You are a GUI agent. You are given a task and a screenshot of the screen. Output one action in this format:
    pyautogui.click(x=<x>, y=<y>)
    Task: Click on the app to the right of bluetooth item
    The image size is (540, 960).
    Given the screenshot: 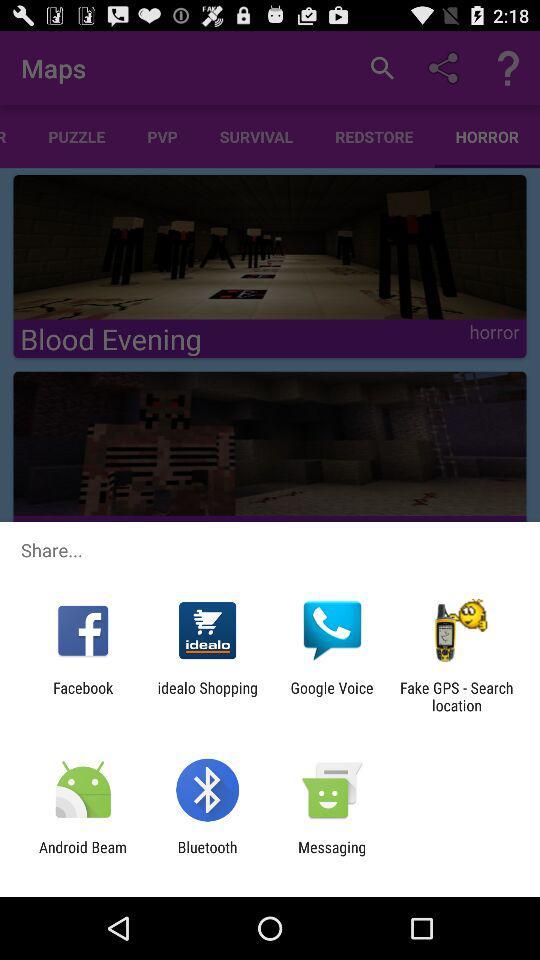 What is the action you would take?
    pyautogui.click(x=332, y=855)
    